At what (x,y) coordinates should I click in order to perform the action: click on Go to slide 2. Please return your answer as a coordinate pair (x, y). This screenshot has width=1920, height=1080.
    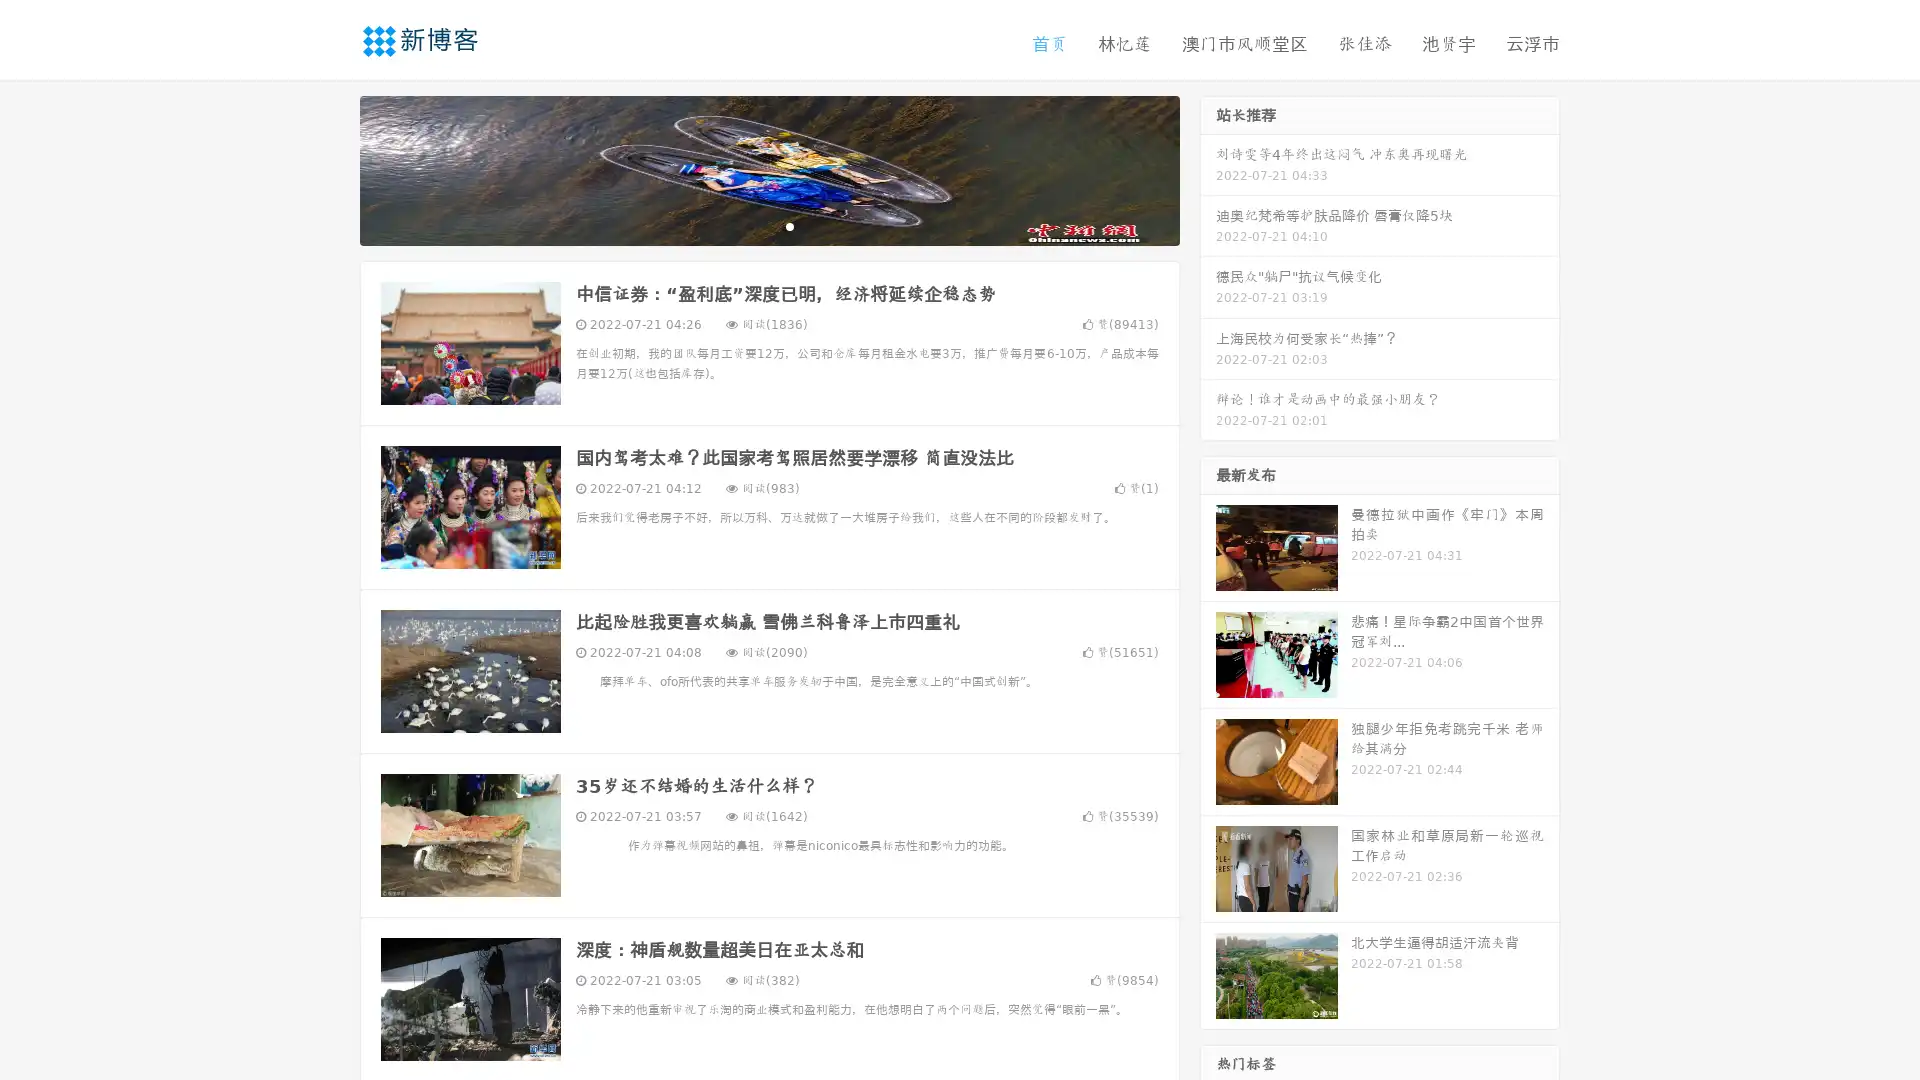
    Looking at the image, I should click on (768, 225).